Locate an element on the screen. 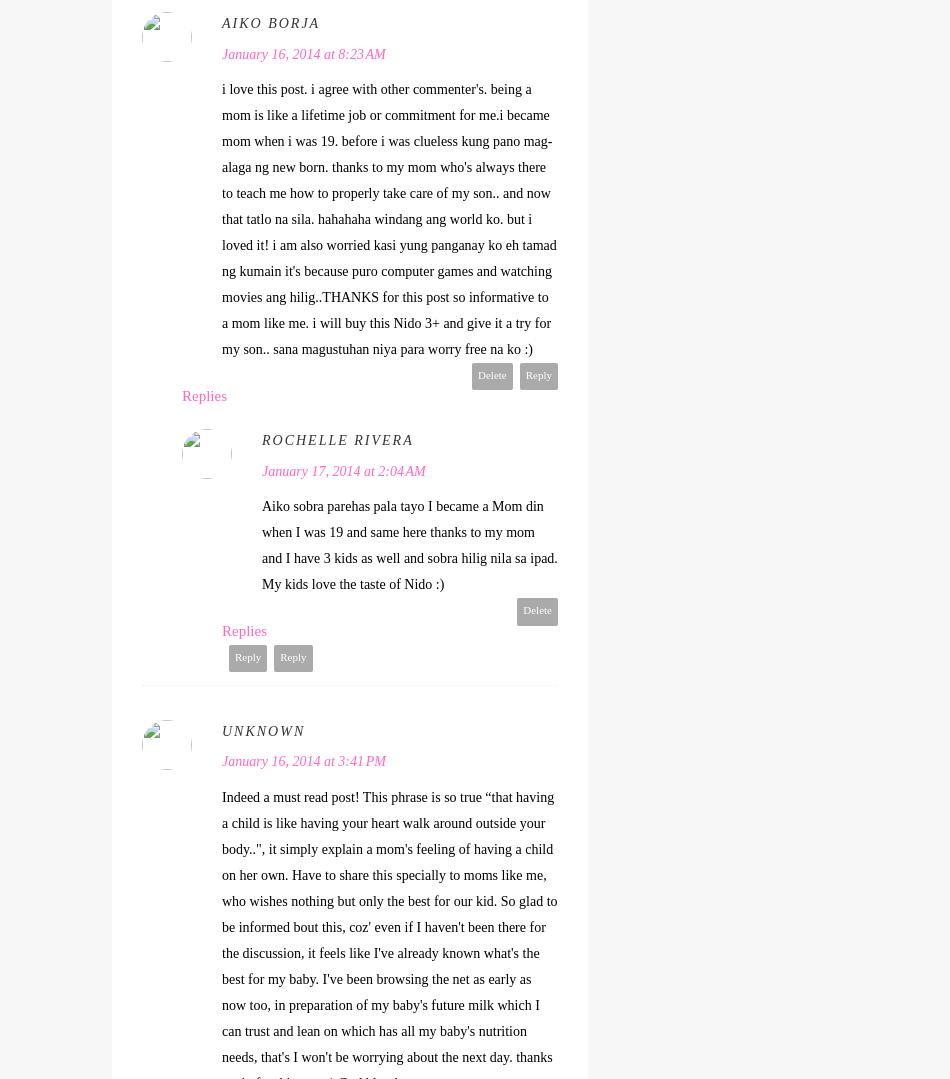  'i love this post. i agree with other commenter's. being a mom is like a lifetime job or commitment  for me.i became mom when i was 19. before i was clueless kung pano mag-alaga ng new born. thanks to my mom who's always there to teach me how to properly take care of my son.. and now that tatlo na sila. hahahaha windang ang world ko. but i loved it! i am also worried kasi yung panganay ko eh tamad ng kumain it's because puro computer games and watching movies ang hilig..THANKS for this post so informative to a mom like me. i will buy this Nido 3+ and give it a try for my son.. sana magustuhan niya para worry free na ko :)' is located at coordinates (388, 218).